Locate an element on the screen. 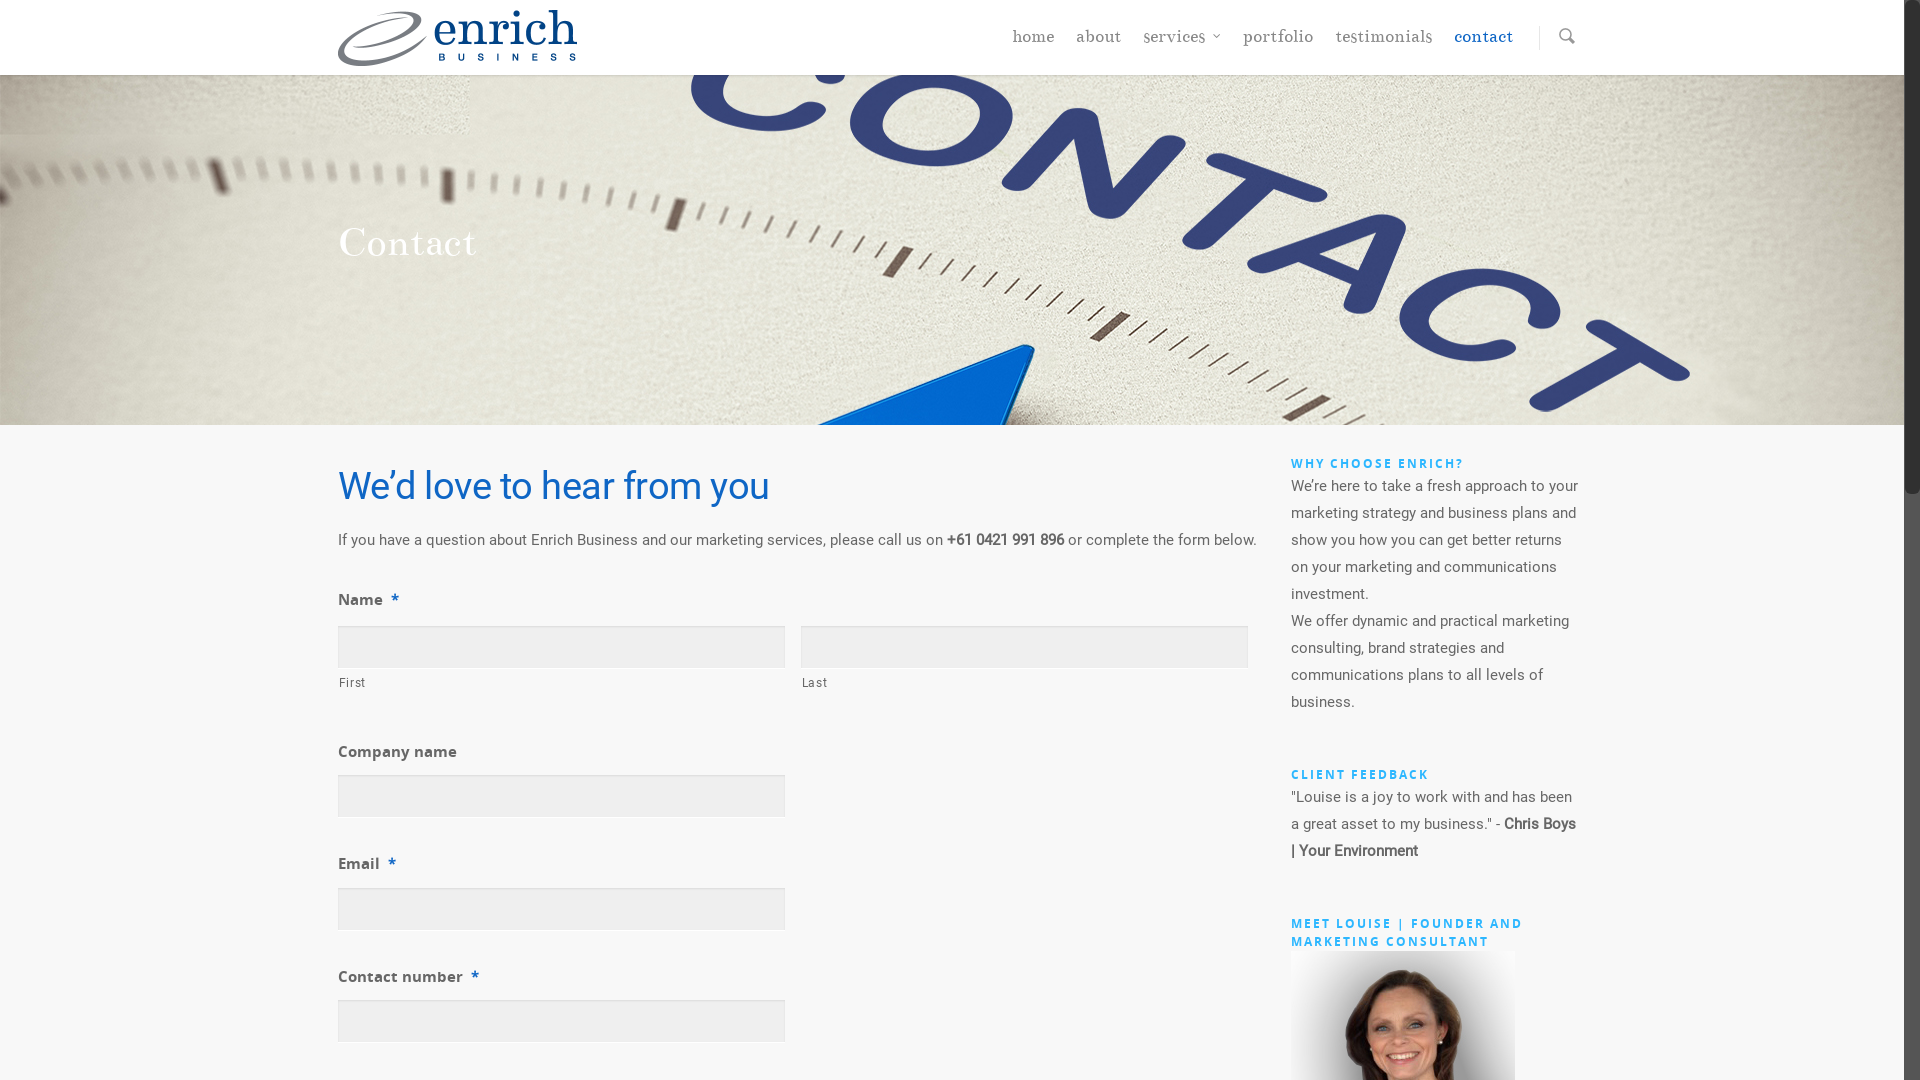 The image size is (1920, 1080). 'home' is located at coordinates (1002, 42).